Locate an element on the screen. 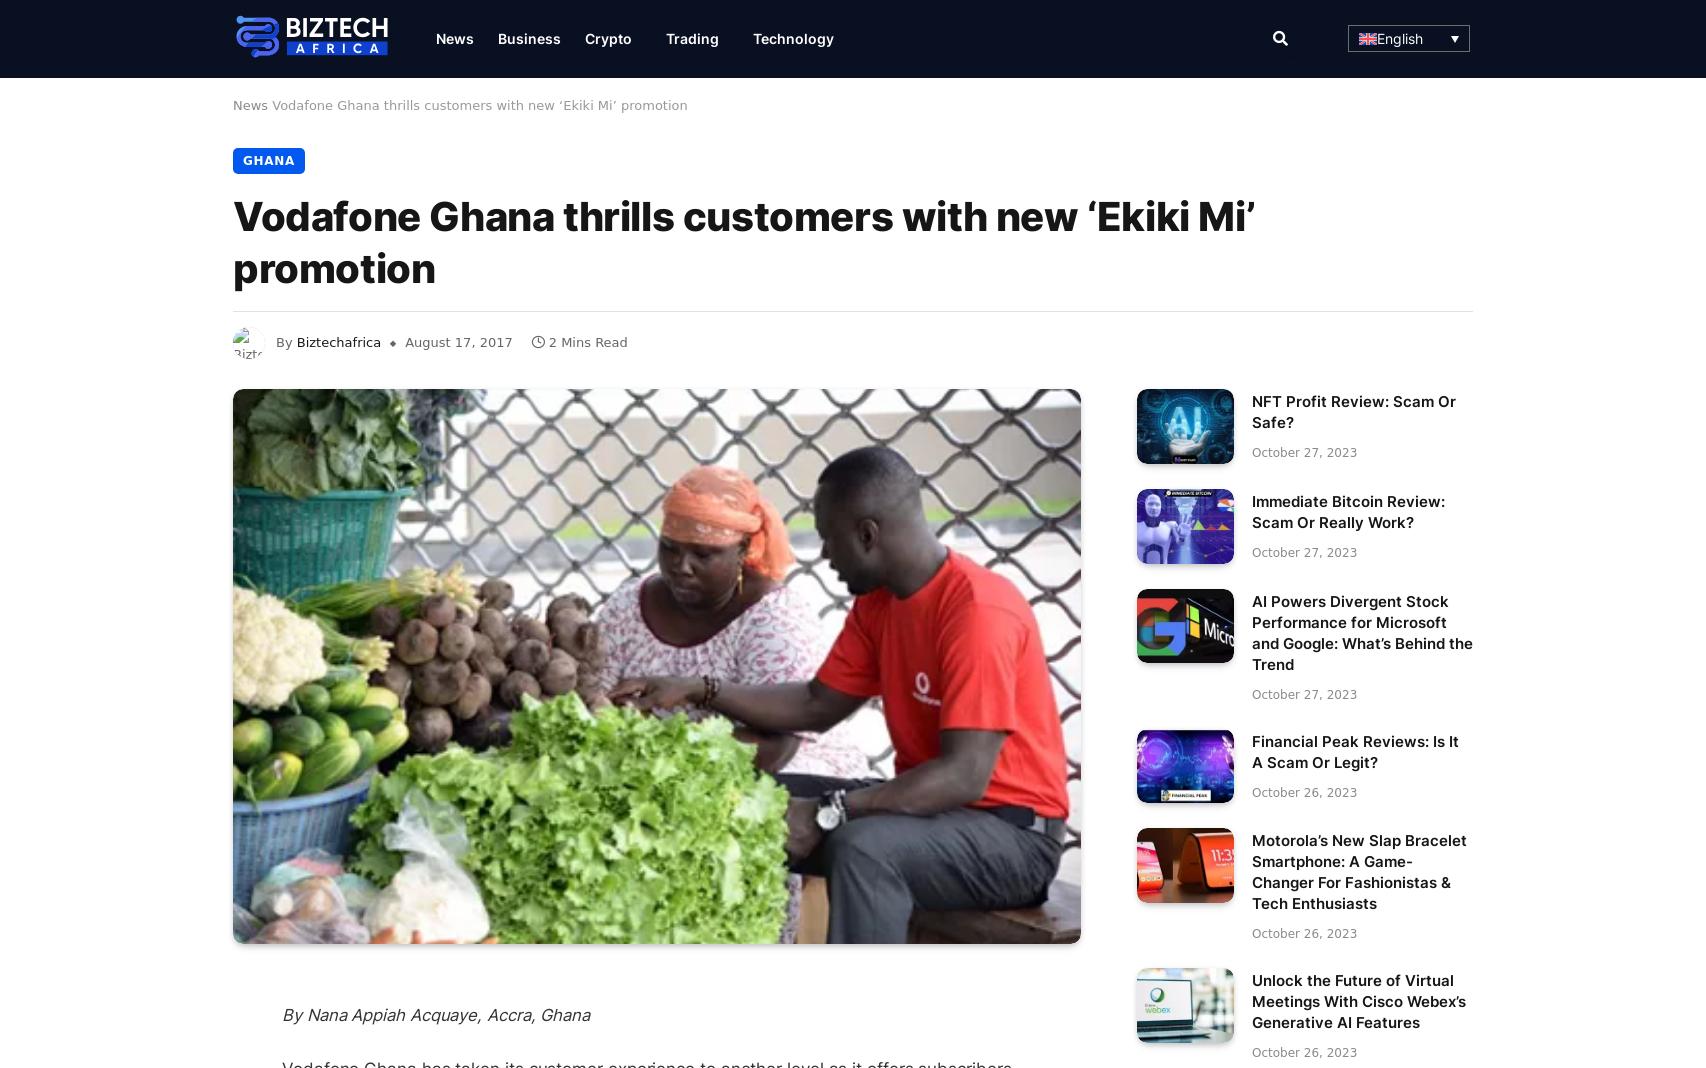 Image resolution: width=1706 pixels, height=1068 pixels. 'Business' is located at coordinates (496, 36).